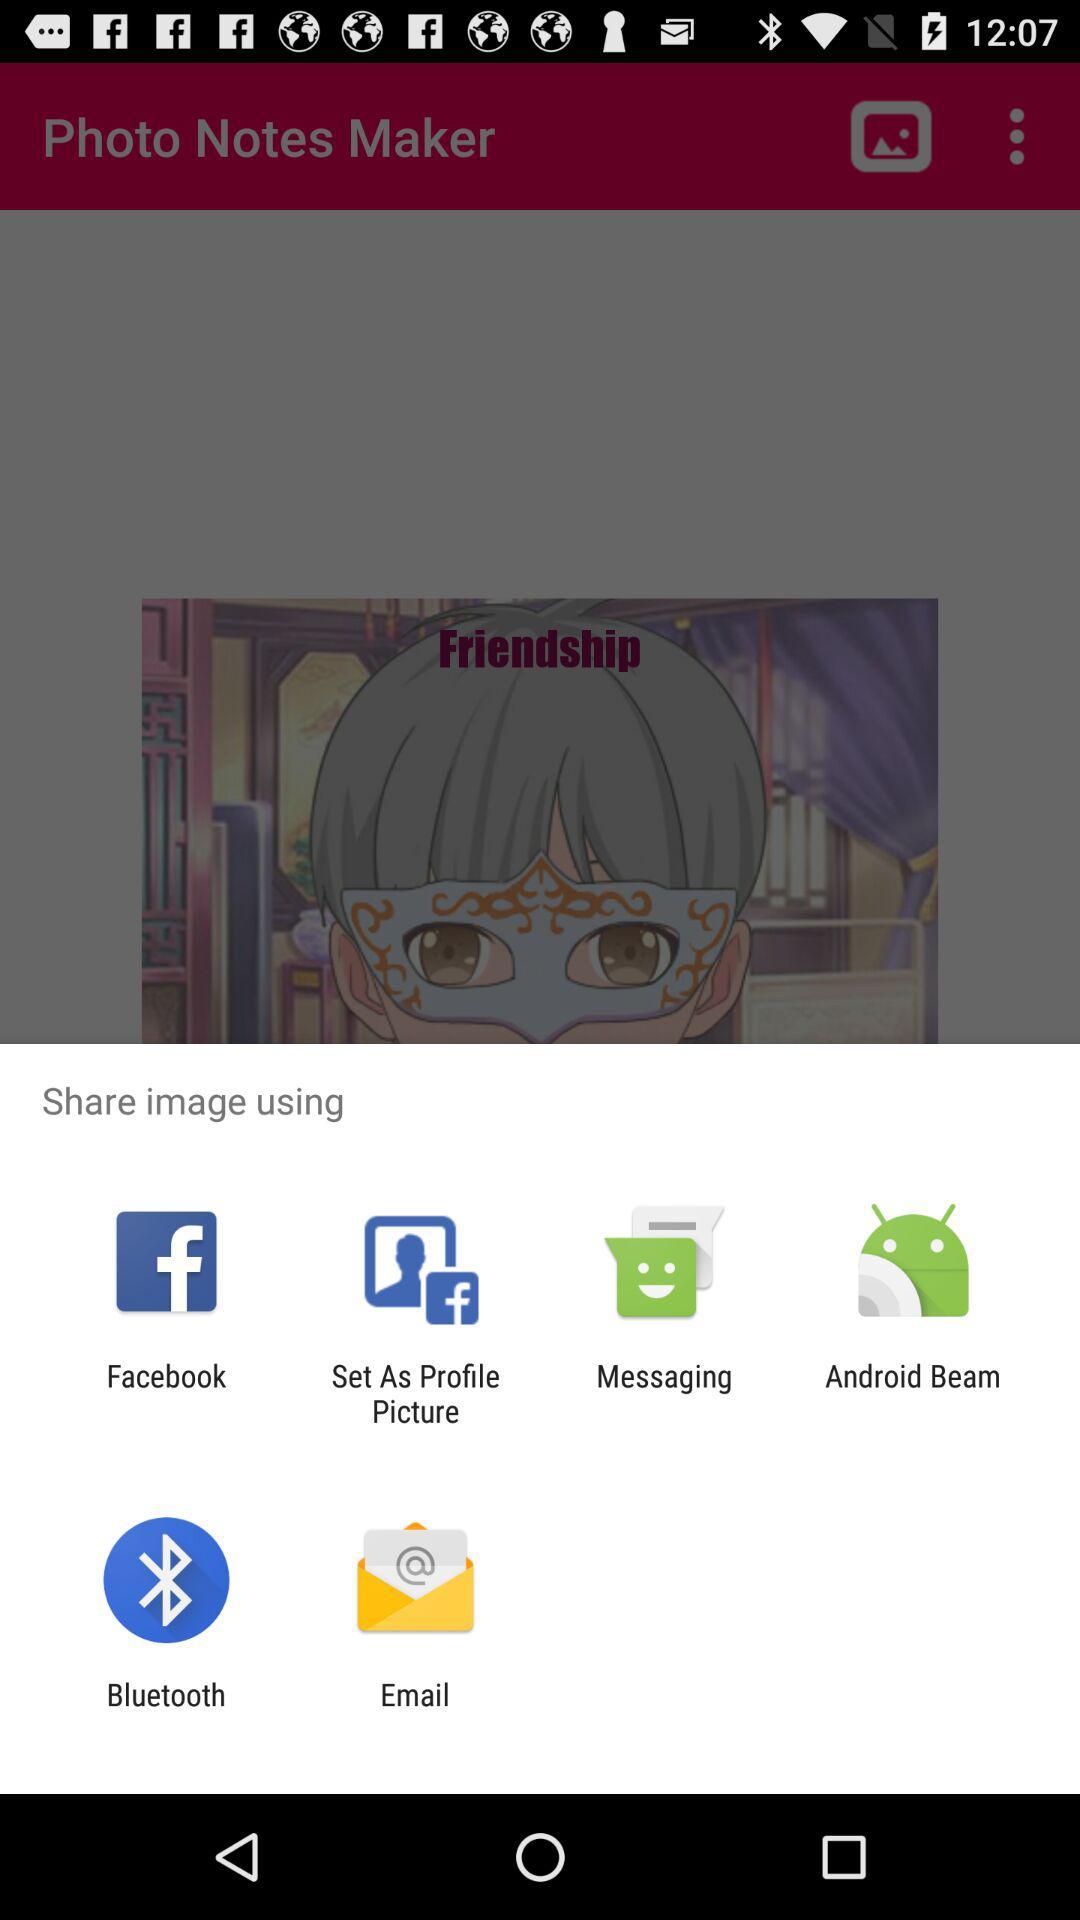 The image size is (1080, 1920). I want to click on the app next to set as profile app, so click(165, 1392).